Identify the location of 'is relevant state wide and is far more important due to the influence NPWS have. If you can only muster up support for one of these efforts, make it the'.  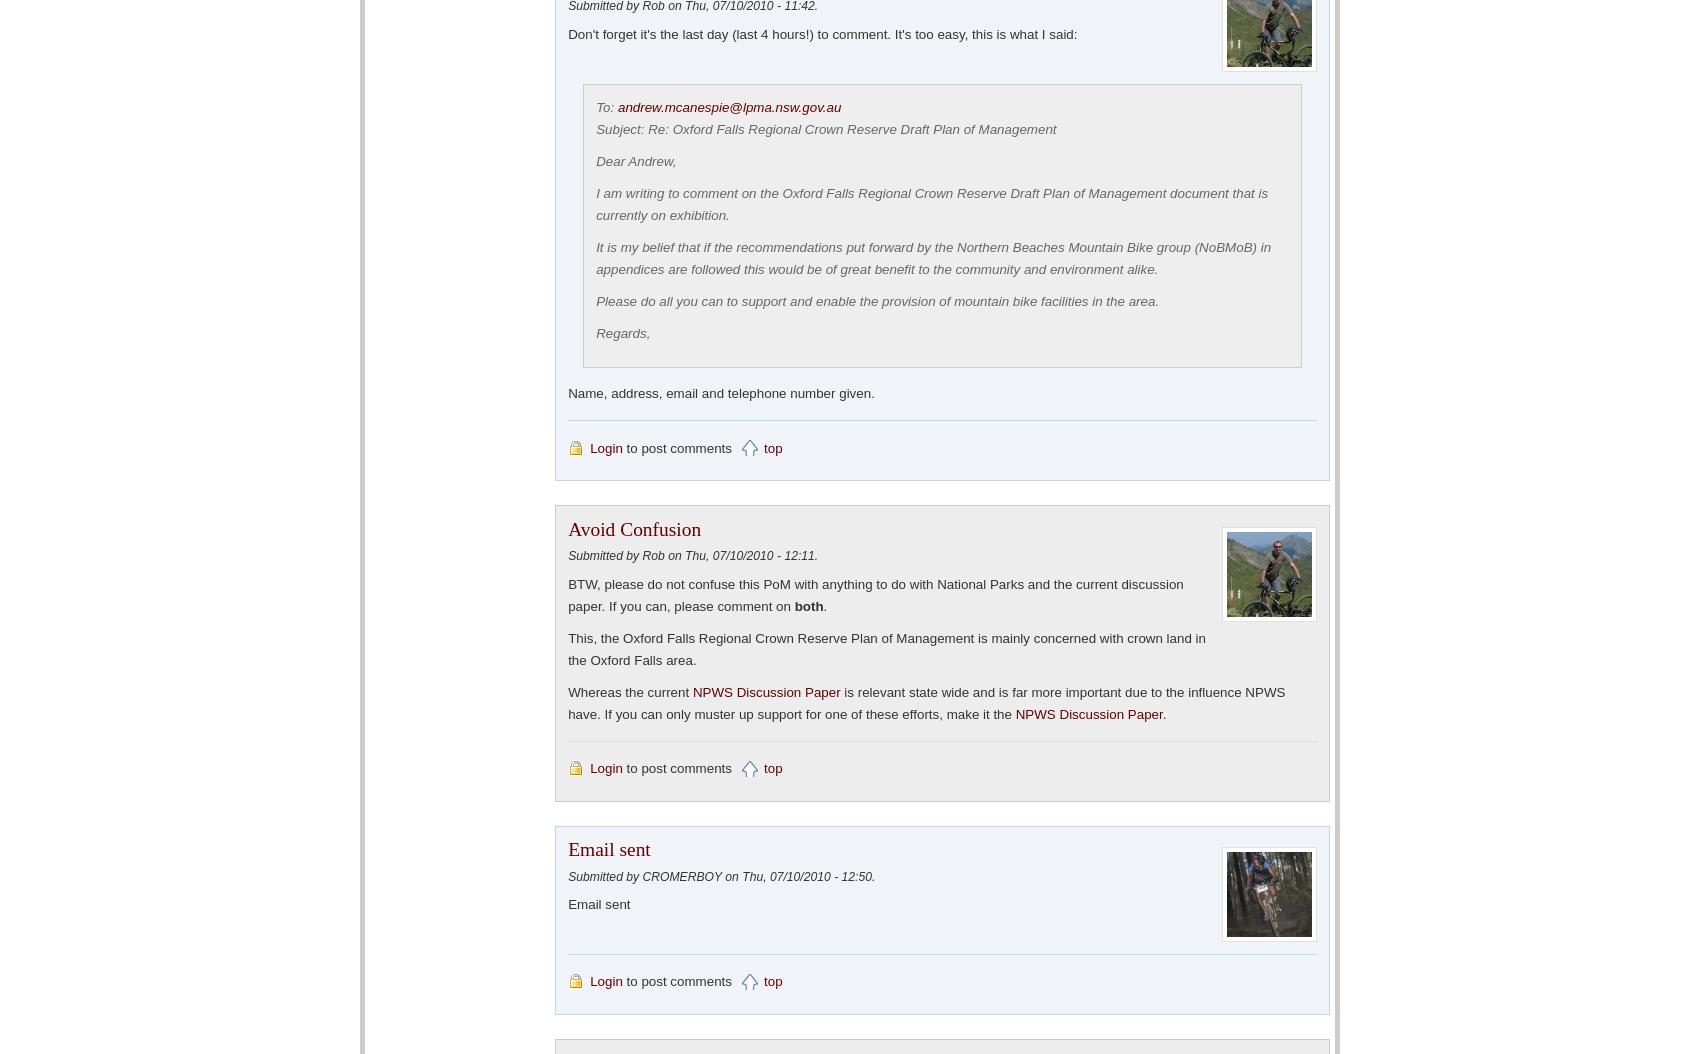
(926, 701).